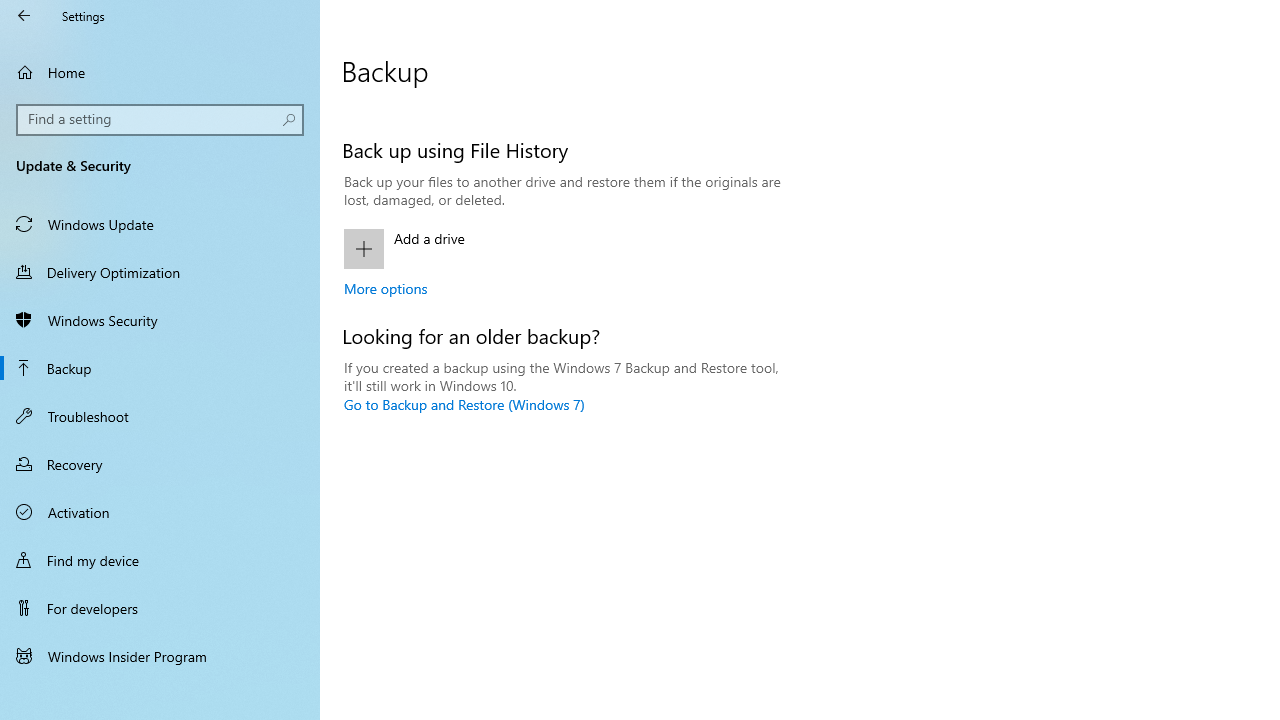  I want to click on 'Delivery Optimization', so click(160, 271).